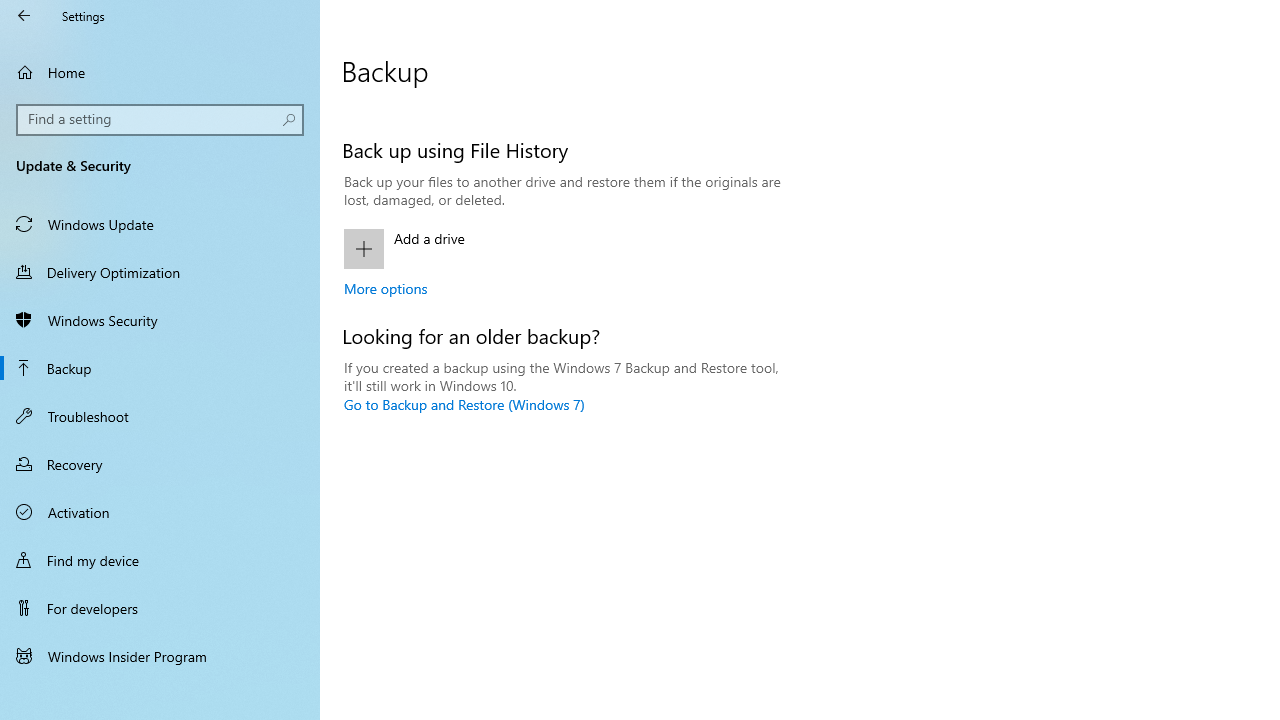  I want to click on 'Delivery Optimization', so click(160, 271).